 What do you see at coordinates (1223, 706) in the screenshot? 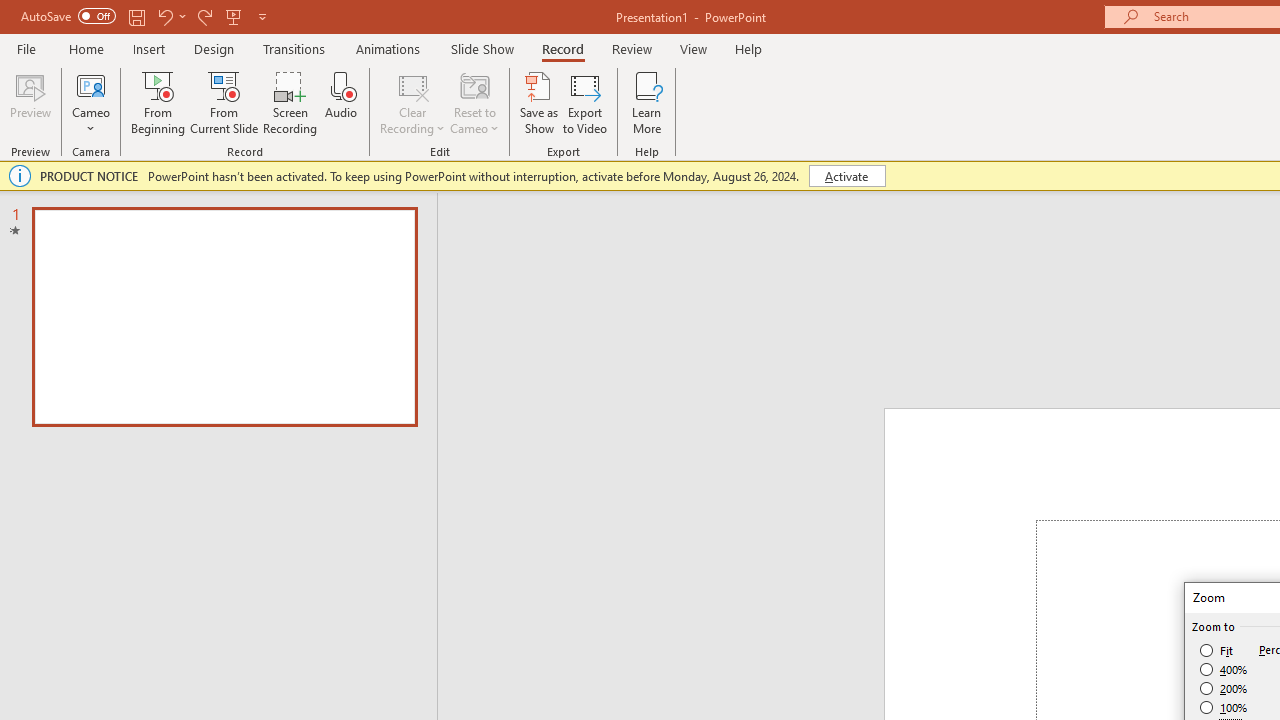
I see `'100%'` at bounding box center [1223, 706].